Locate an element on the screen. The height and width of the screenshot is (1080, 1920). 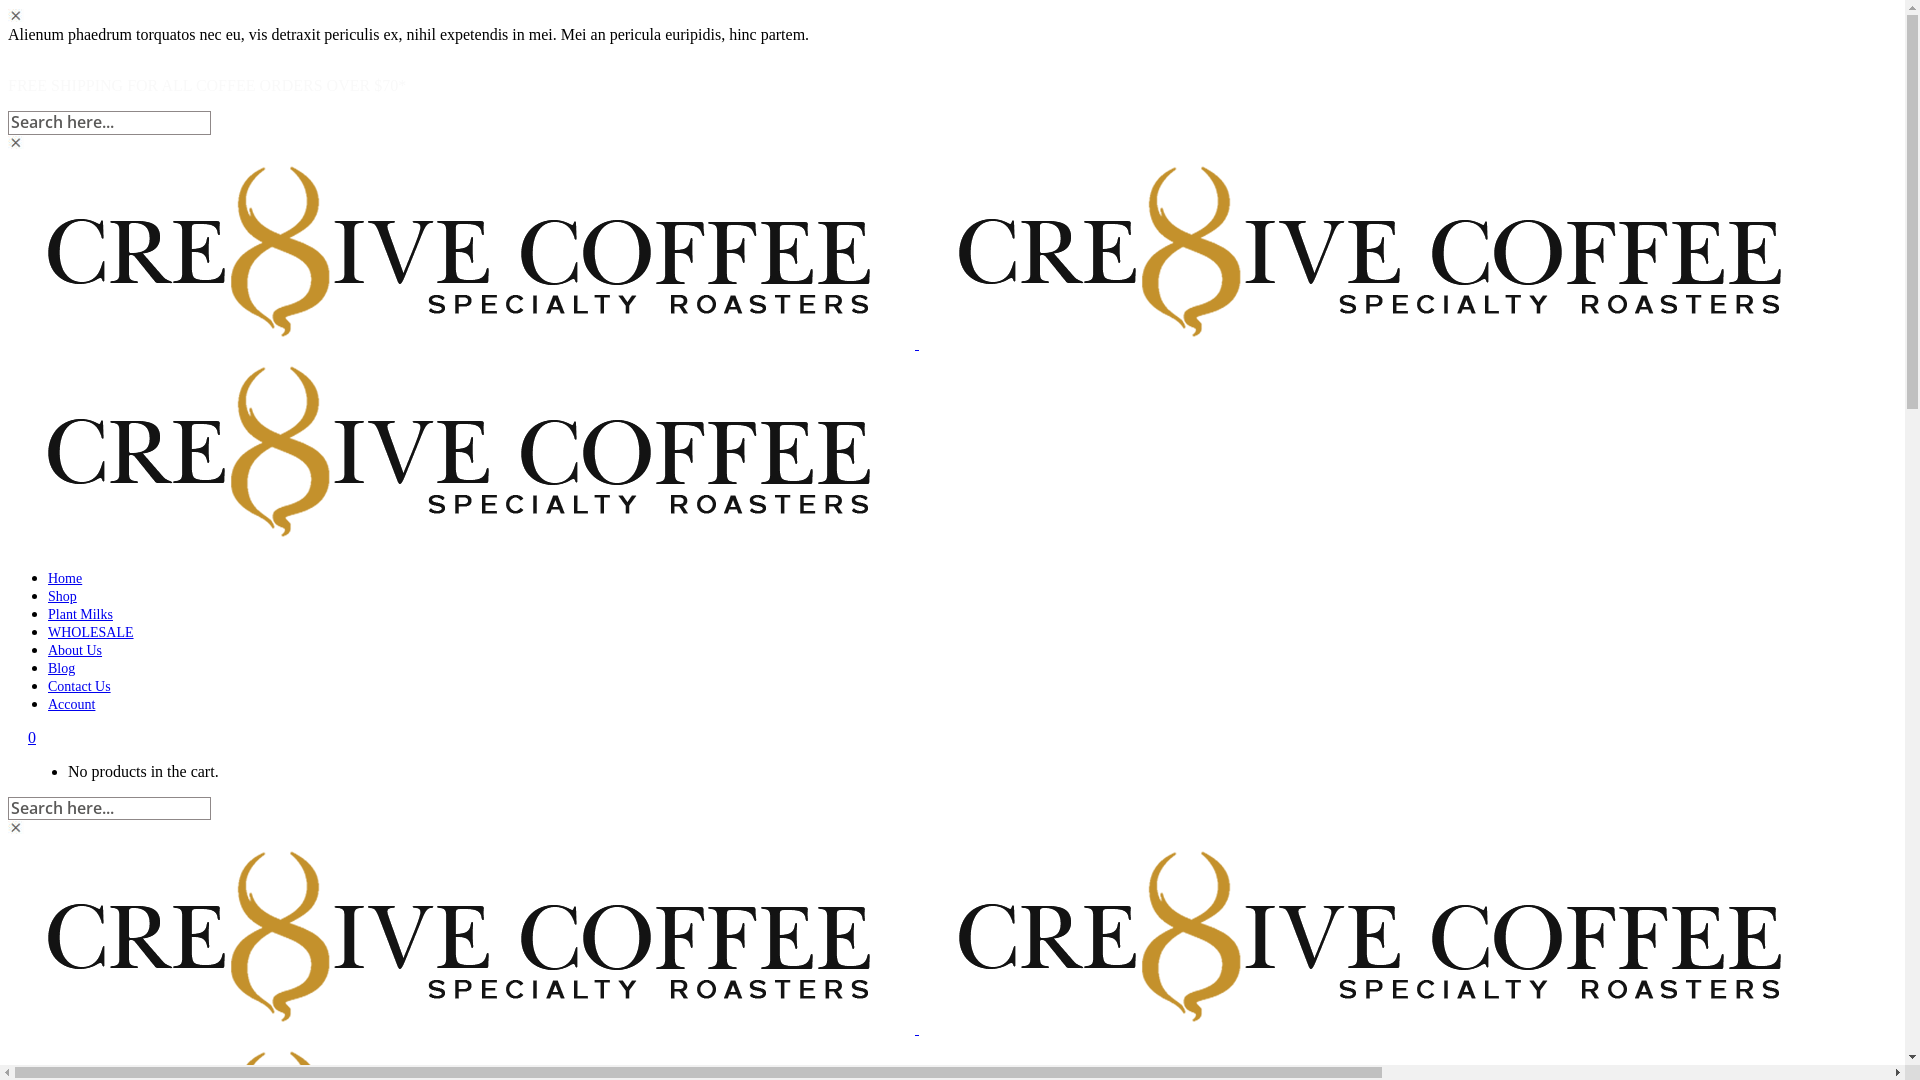
'Blog' is located at coordinates (48, 668).